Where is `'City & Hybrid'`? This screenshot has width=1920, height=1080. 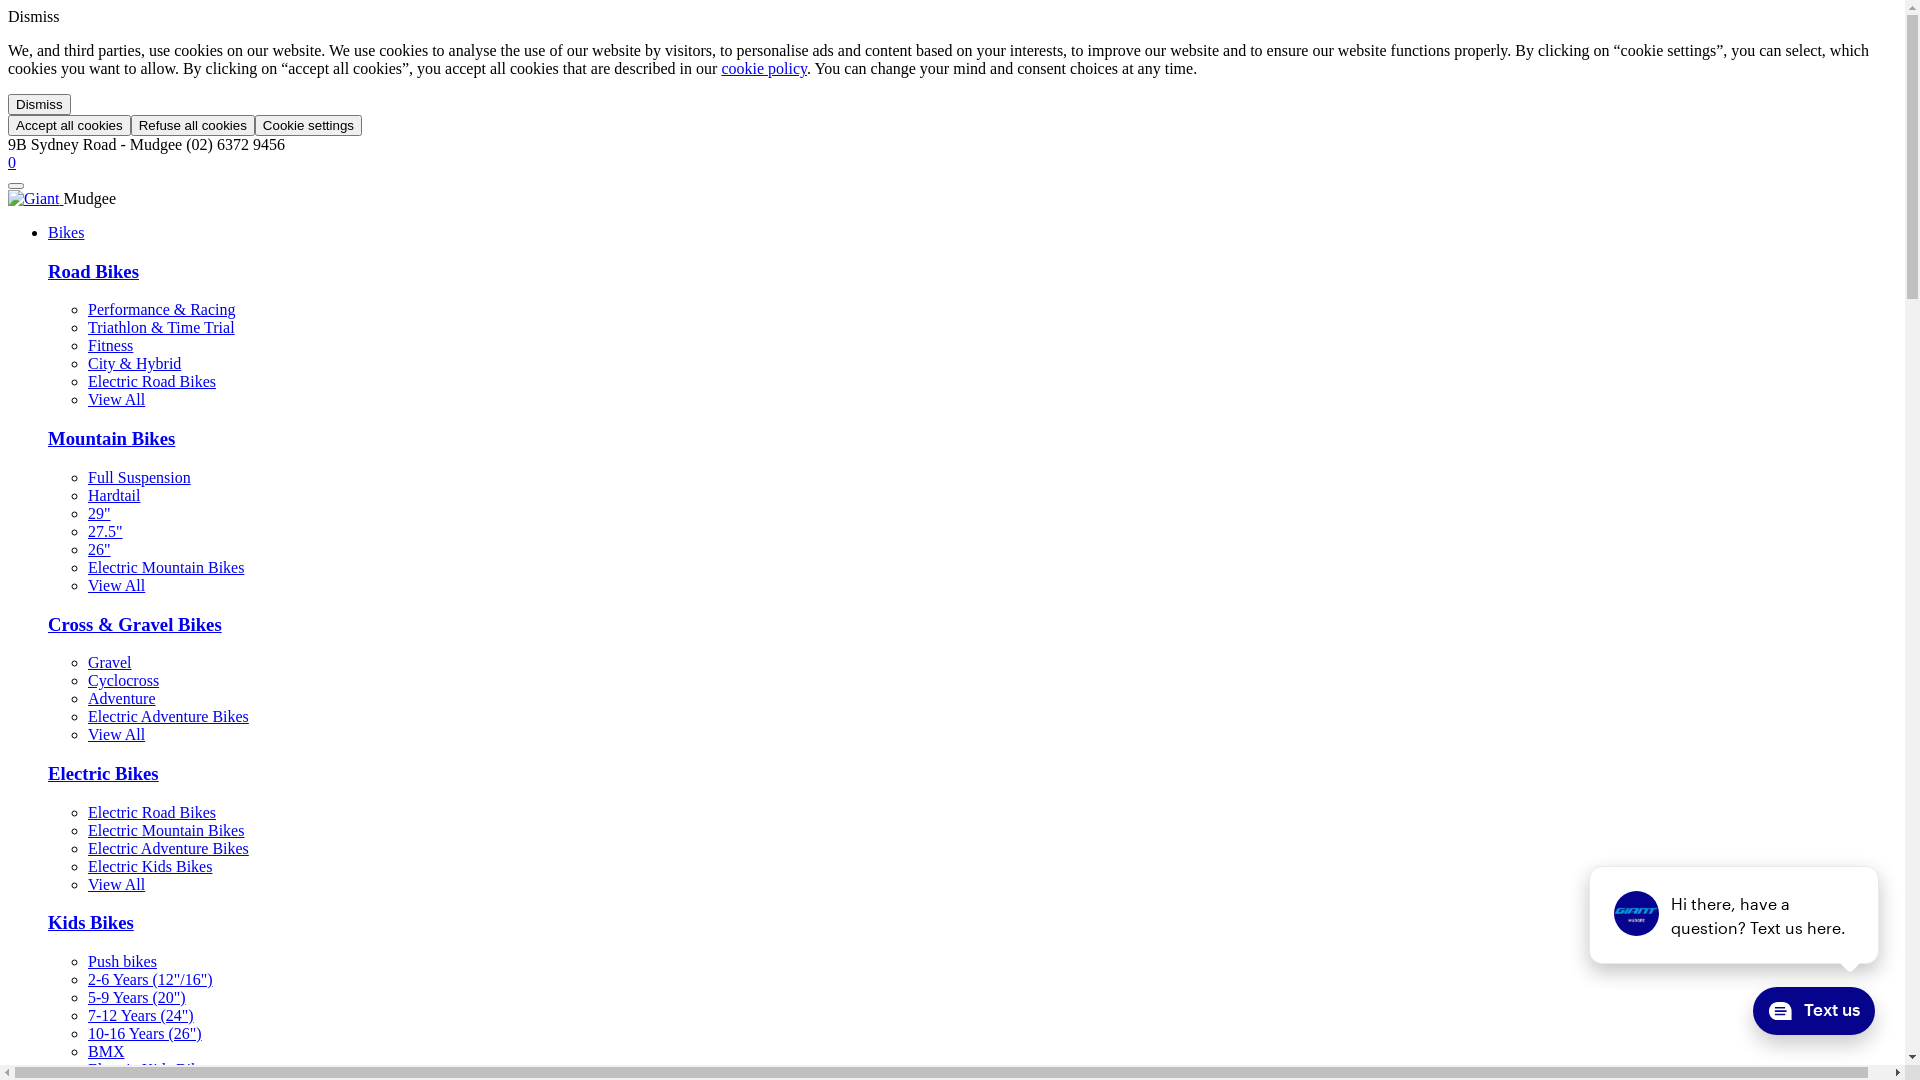
'City & Hybrid' is located at coordinates (133, 363).